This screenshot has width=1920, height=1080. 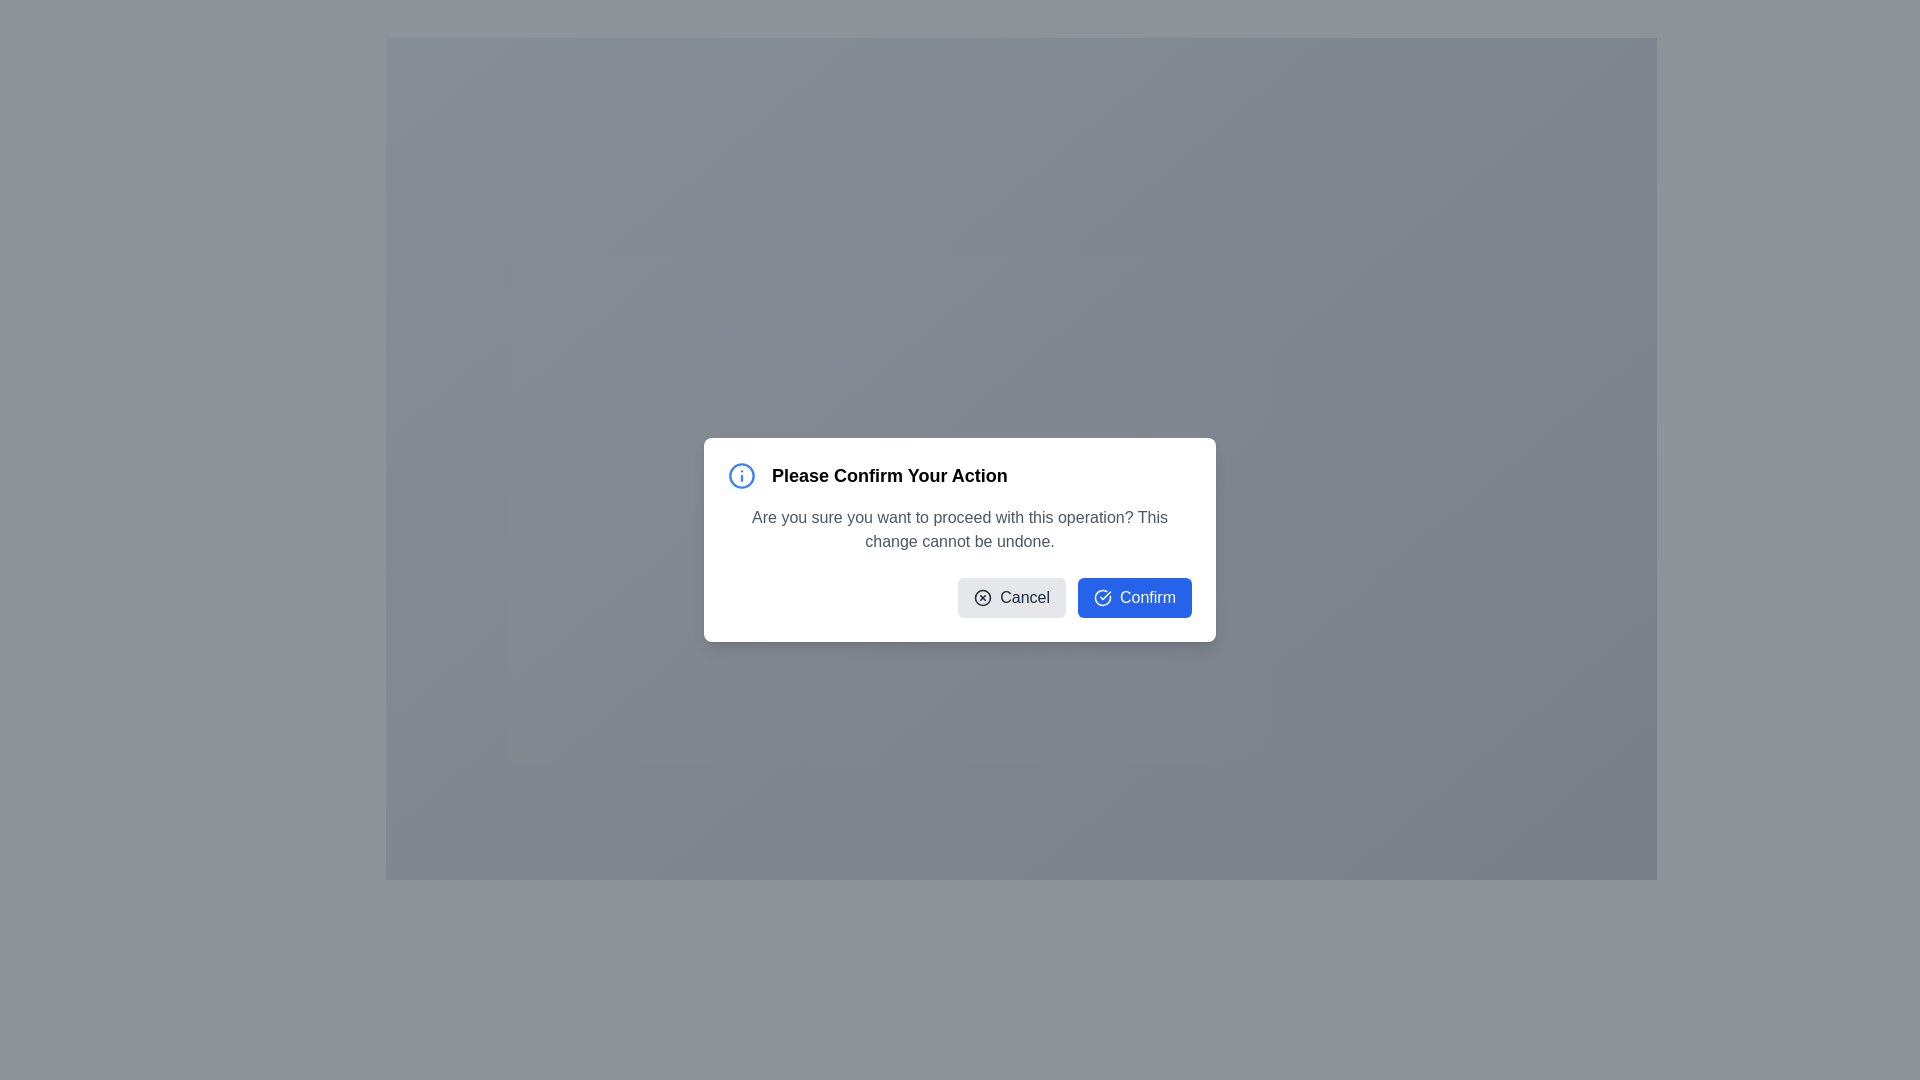 What do you see at coordinates (960, 528) in the screenshot?
I see `the text block displaying the message 'Are you sure you want to proceed with this operation? This change cannot be undone?' which is located within the confirmation dialog box, positioned centrally beneath the title 'Please Confirm Your Action.'` at bounding box center [960, 528].